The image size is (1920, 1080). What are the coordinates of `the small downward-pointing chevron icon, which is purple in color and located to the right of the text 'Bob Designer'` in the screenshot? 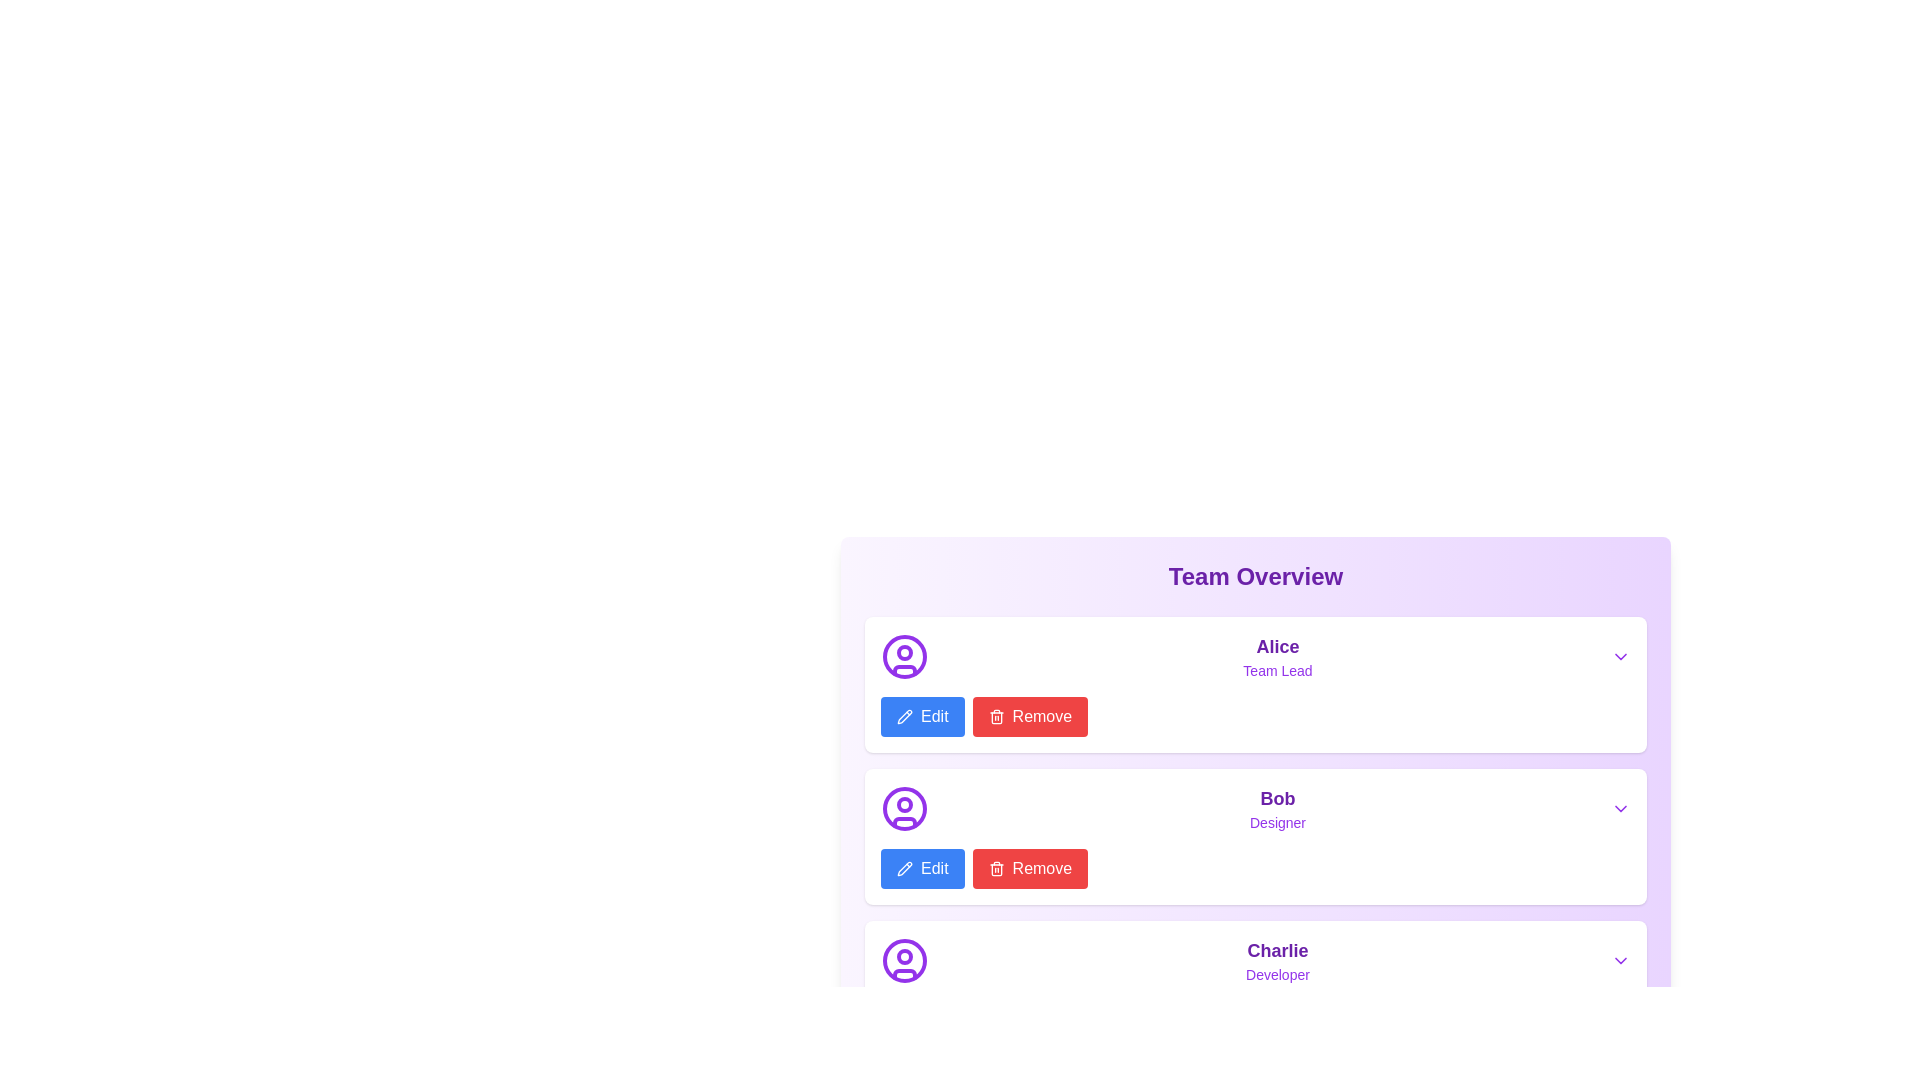 It's located at (1621, 808).